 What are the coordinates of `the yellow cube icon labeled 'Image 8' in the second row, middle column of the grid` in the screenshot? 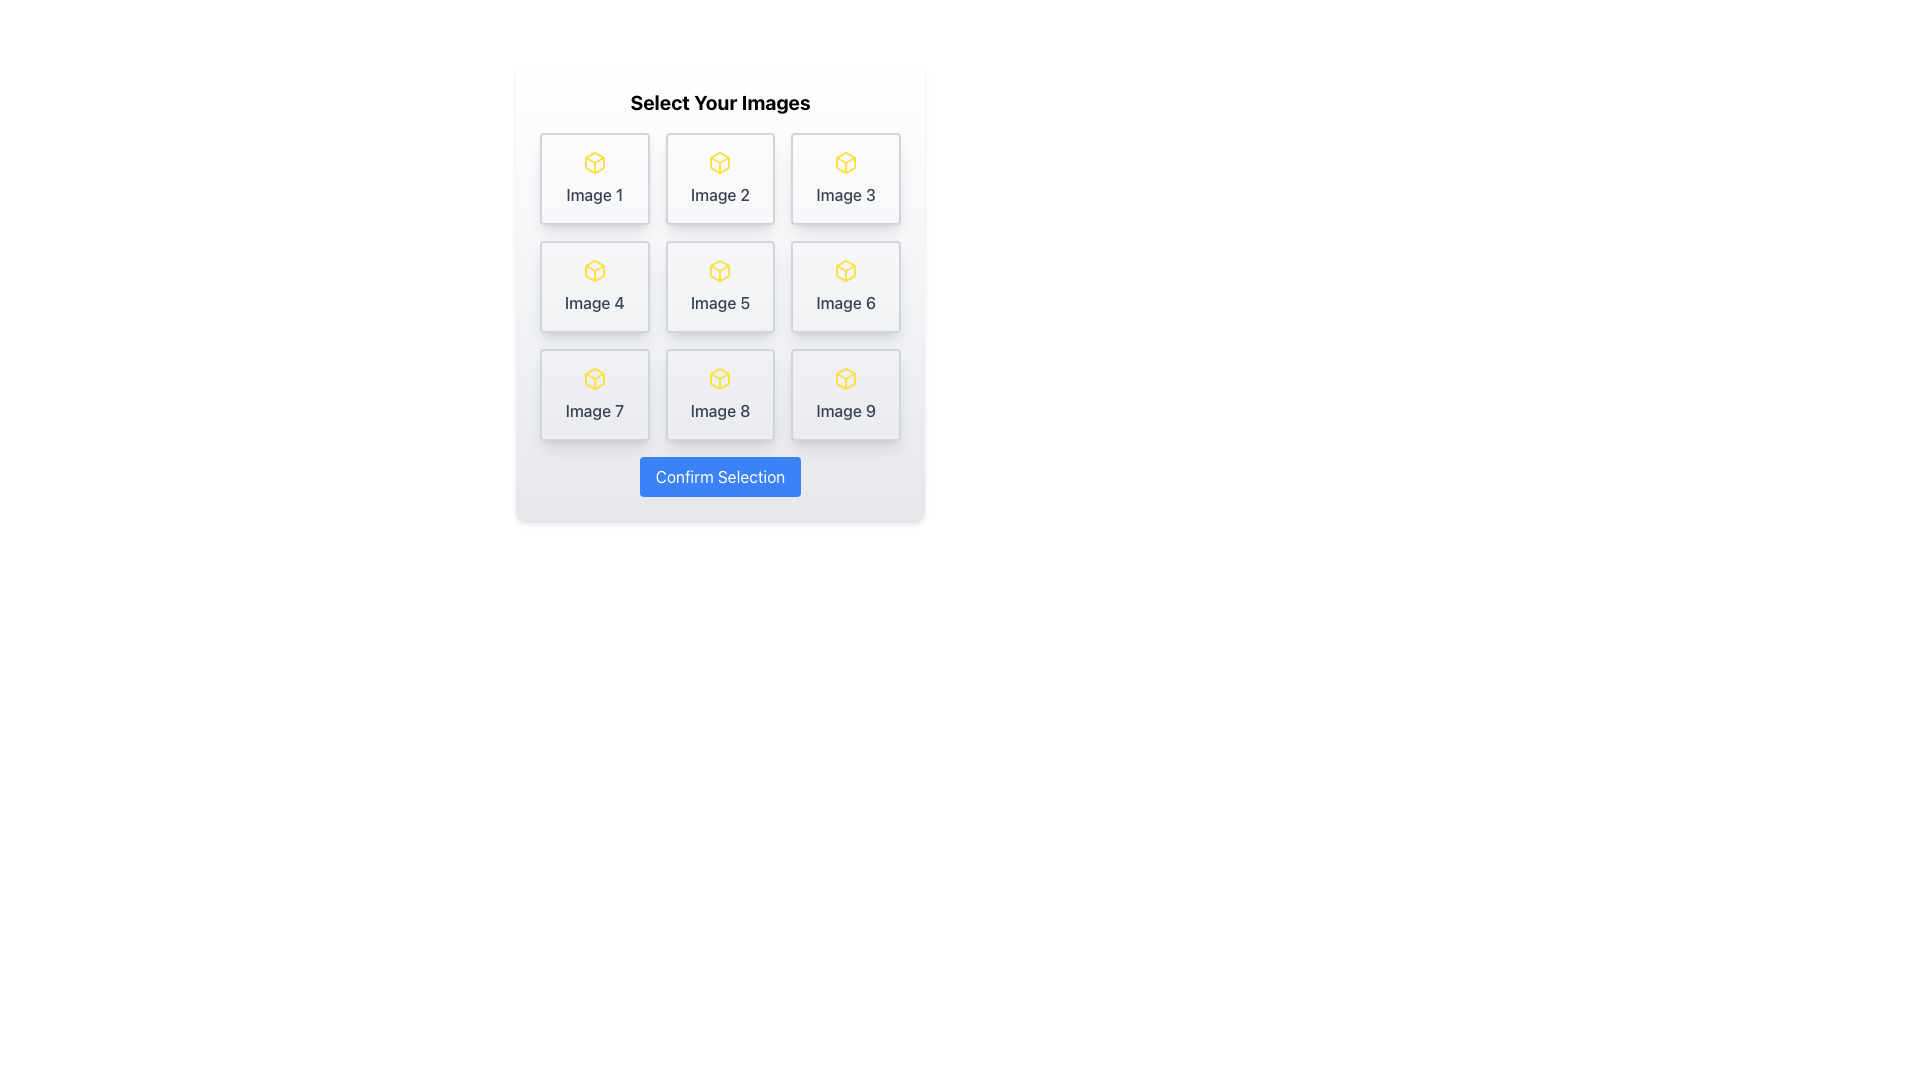 It's located at (720, 378).